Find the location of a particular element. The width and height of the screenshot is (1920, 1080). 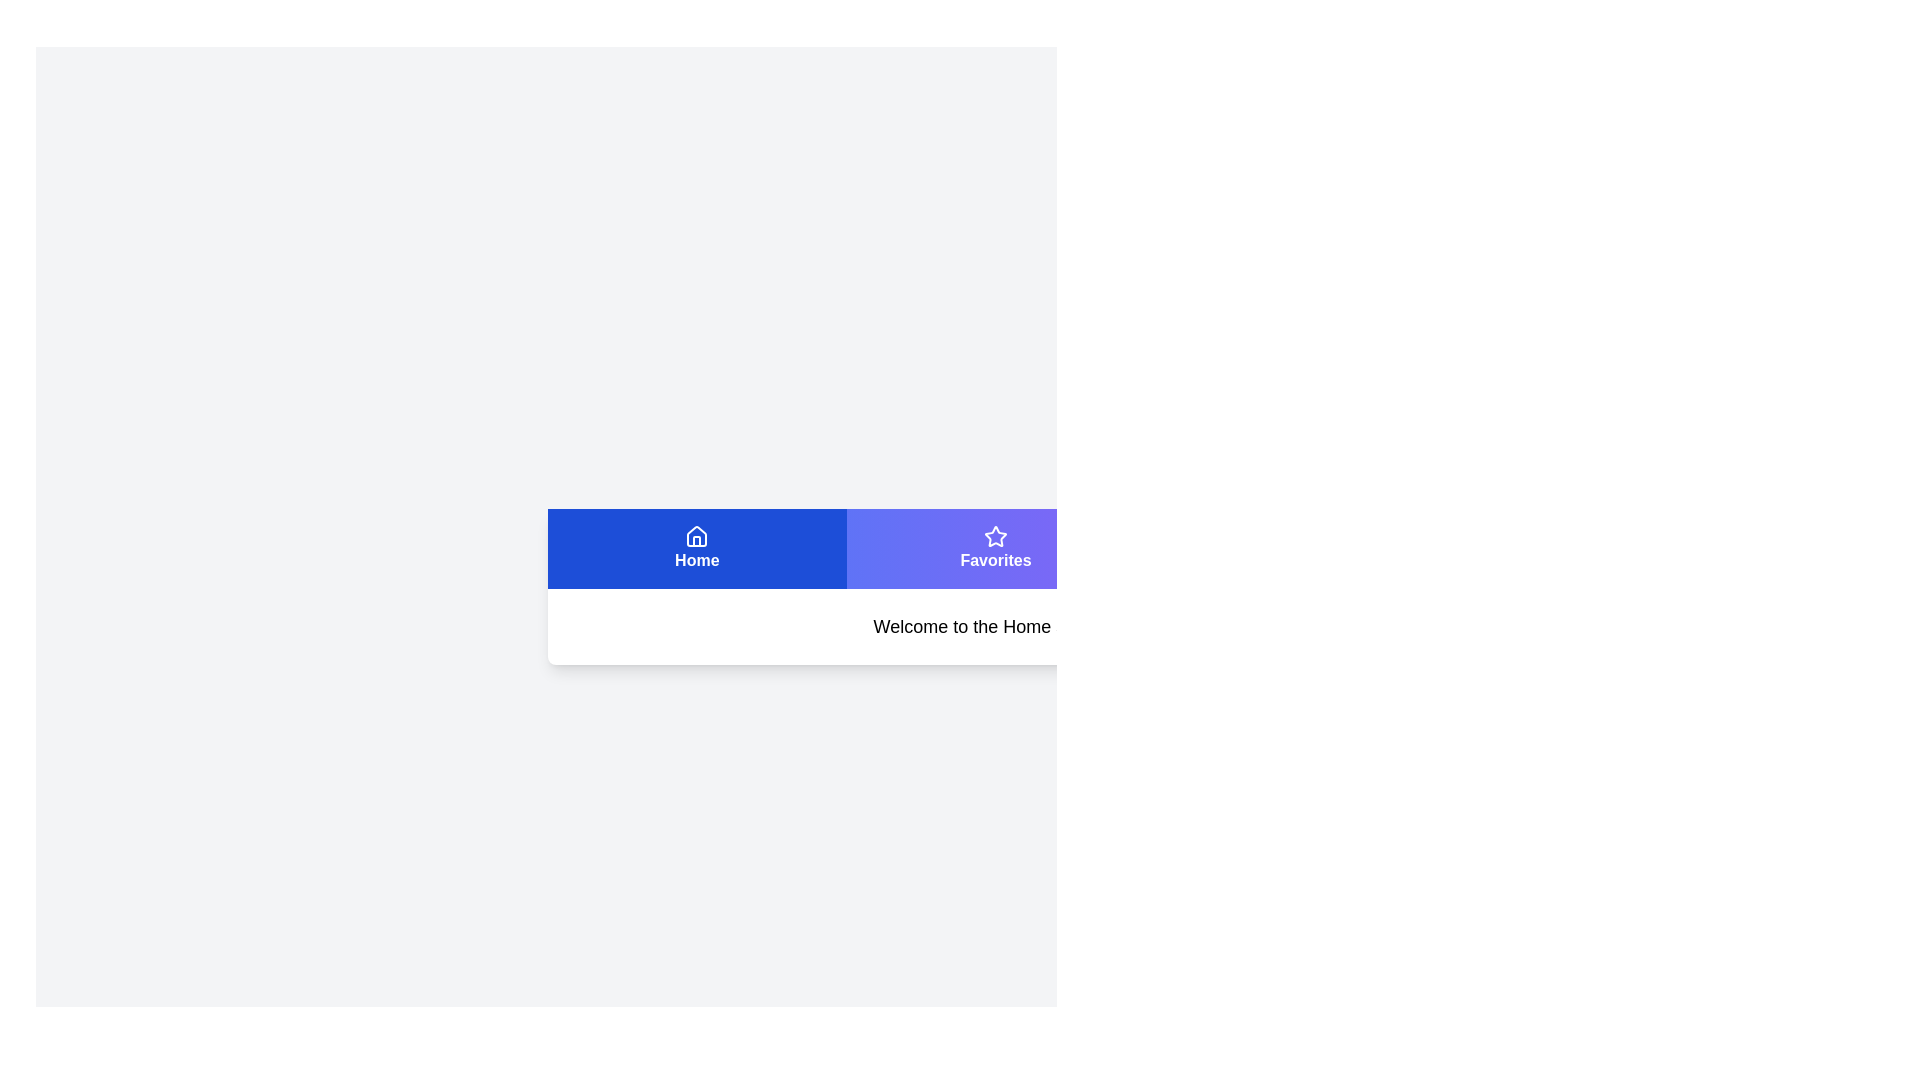

the blue 'Home' button with a white house icon and white text is located at coordinates (696, 548).